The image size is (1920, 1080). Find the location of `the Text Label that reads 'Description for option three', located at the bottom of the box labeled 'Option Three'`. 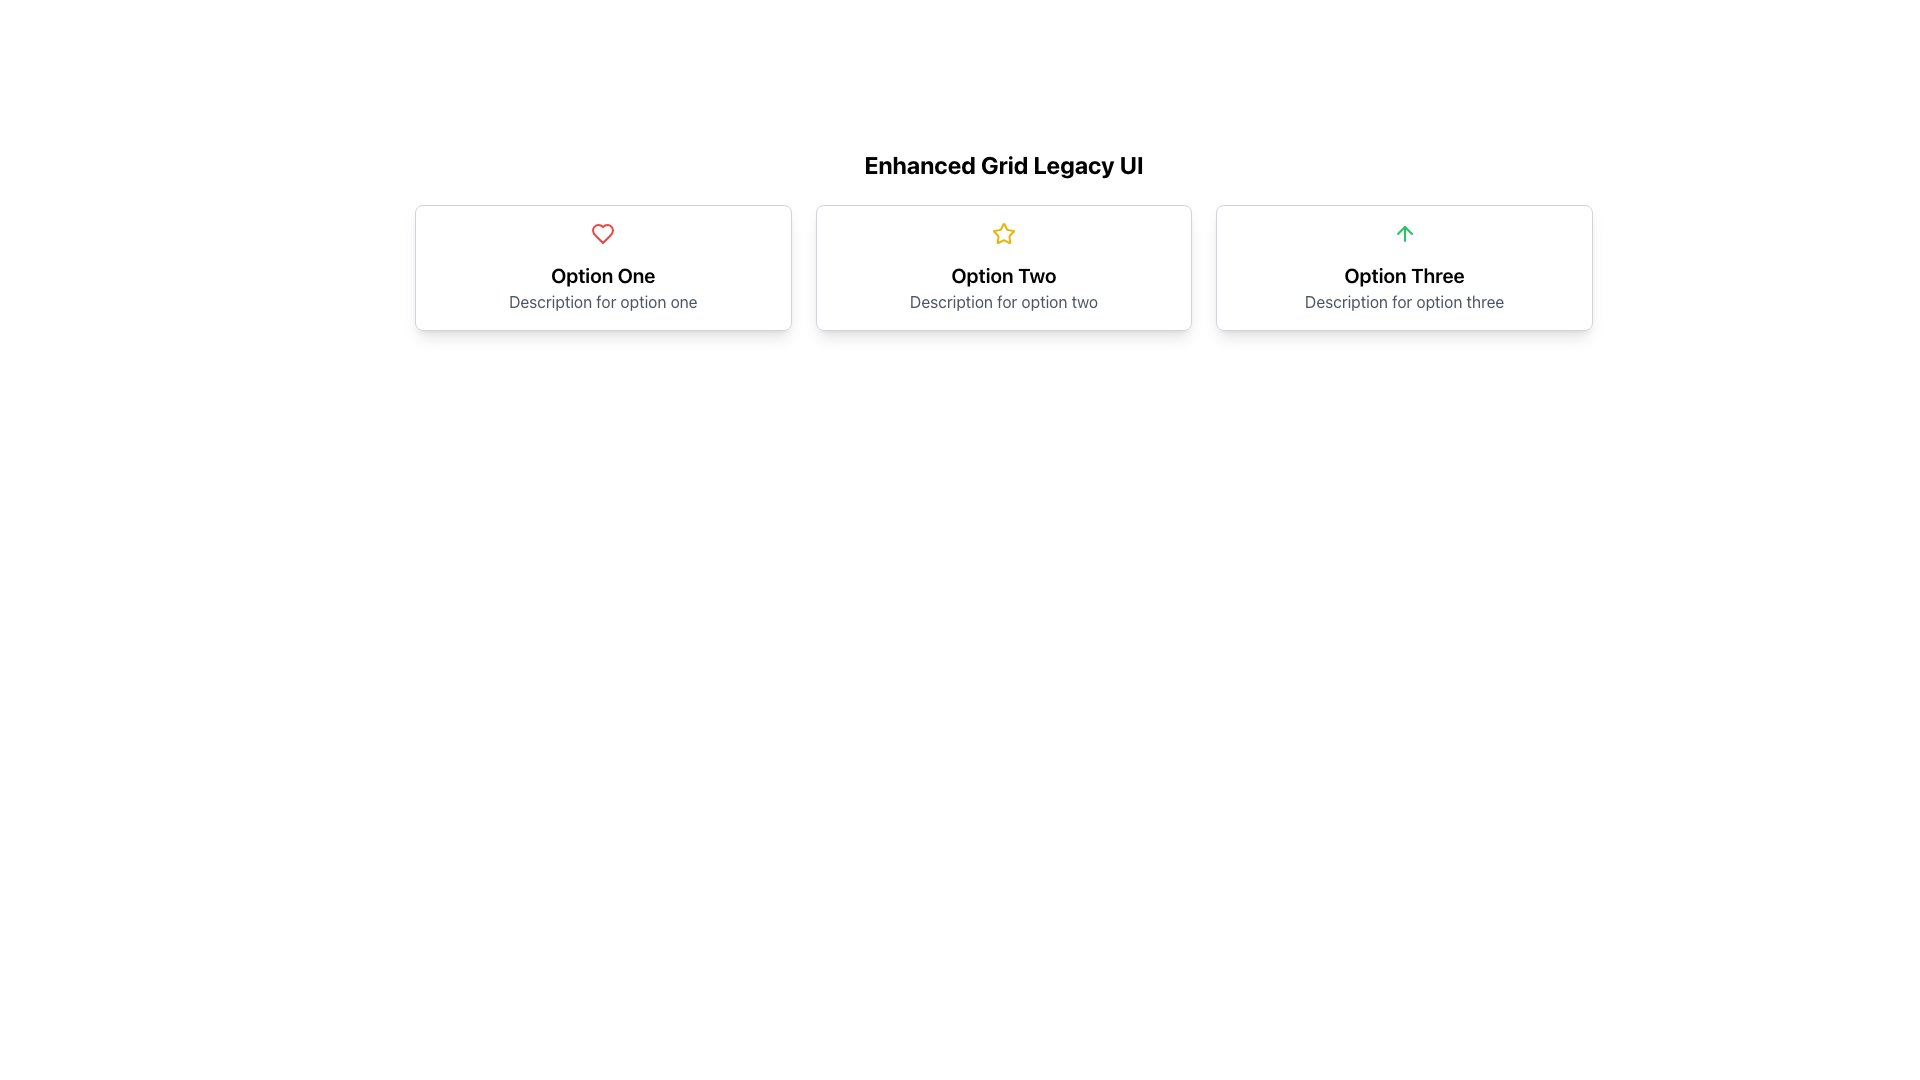

the Text Label that reads 'Description for option three', located at the bottom of the box labeled 'Option Three' is located at coordinates (1403, 301).